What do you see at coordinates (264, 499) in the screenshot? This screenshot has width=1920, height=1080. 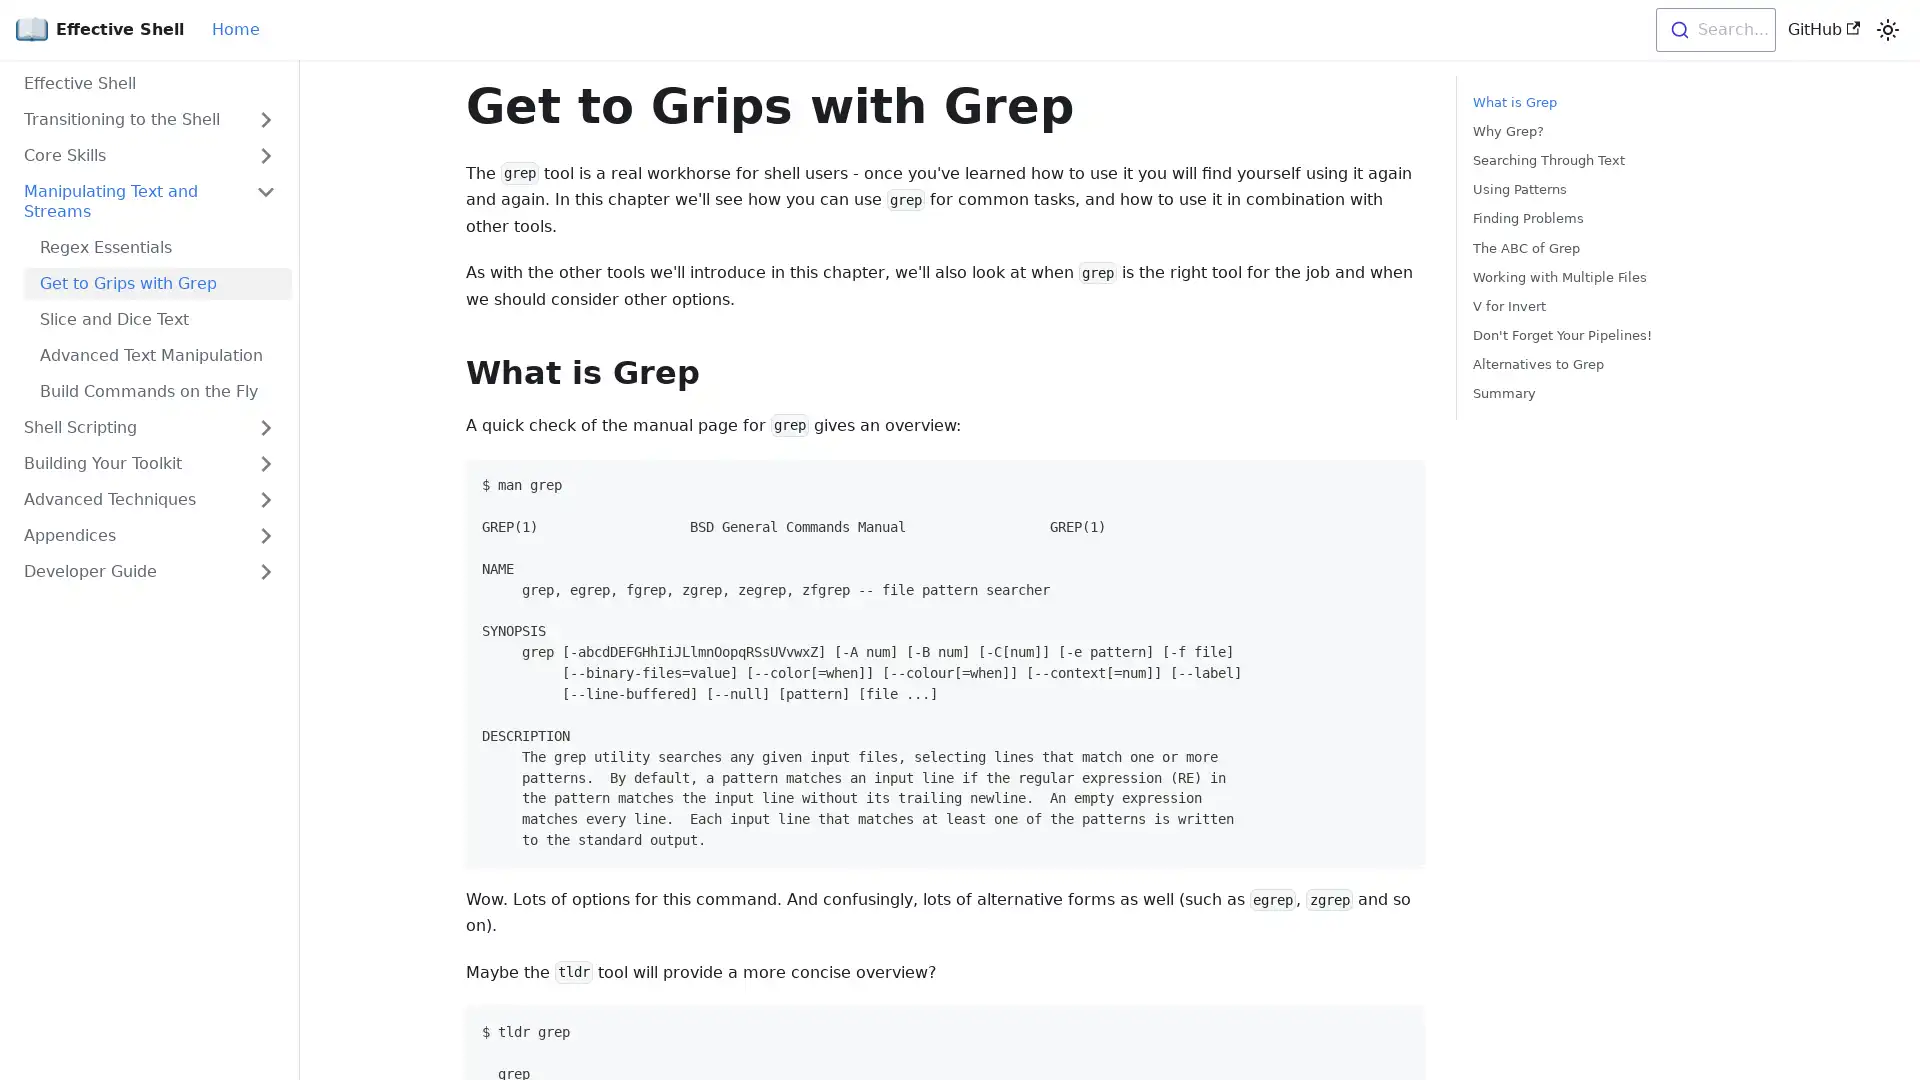 I see `Toggle the collapsible sidebar category 'Advanced Techniques'` at bounding box center [264, 499].